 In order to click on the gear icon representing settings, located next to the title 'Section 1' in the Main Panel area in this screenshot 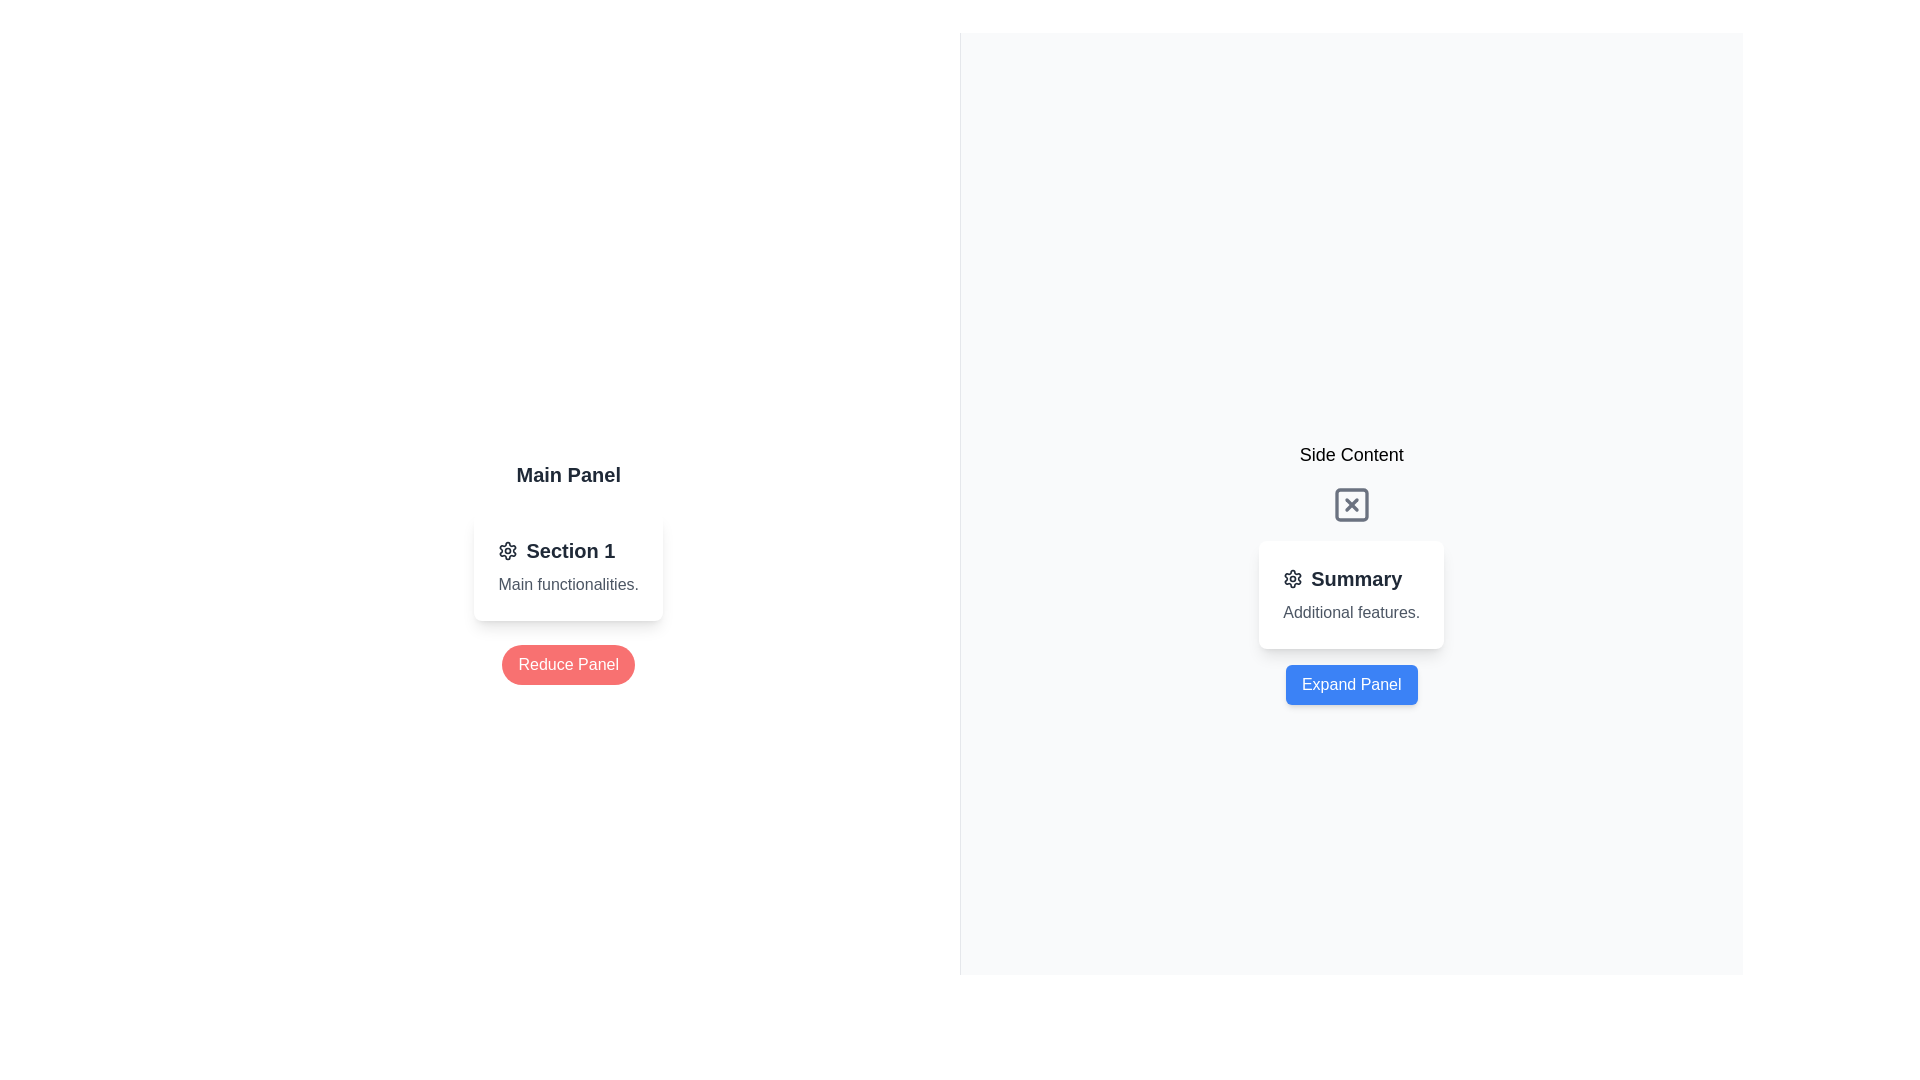, I will do `click(1293, 578)`.